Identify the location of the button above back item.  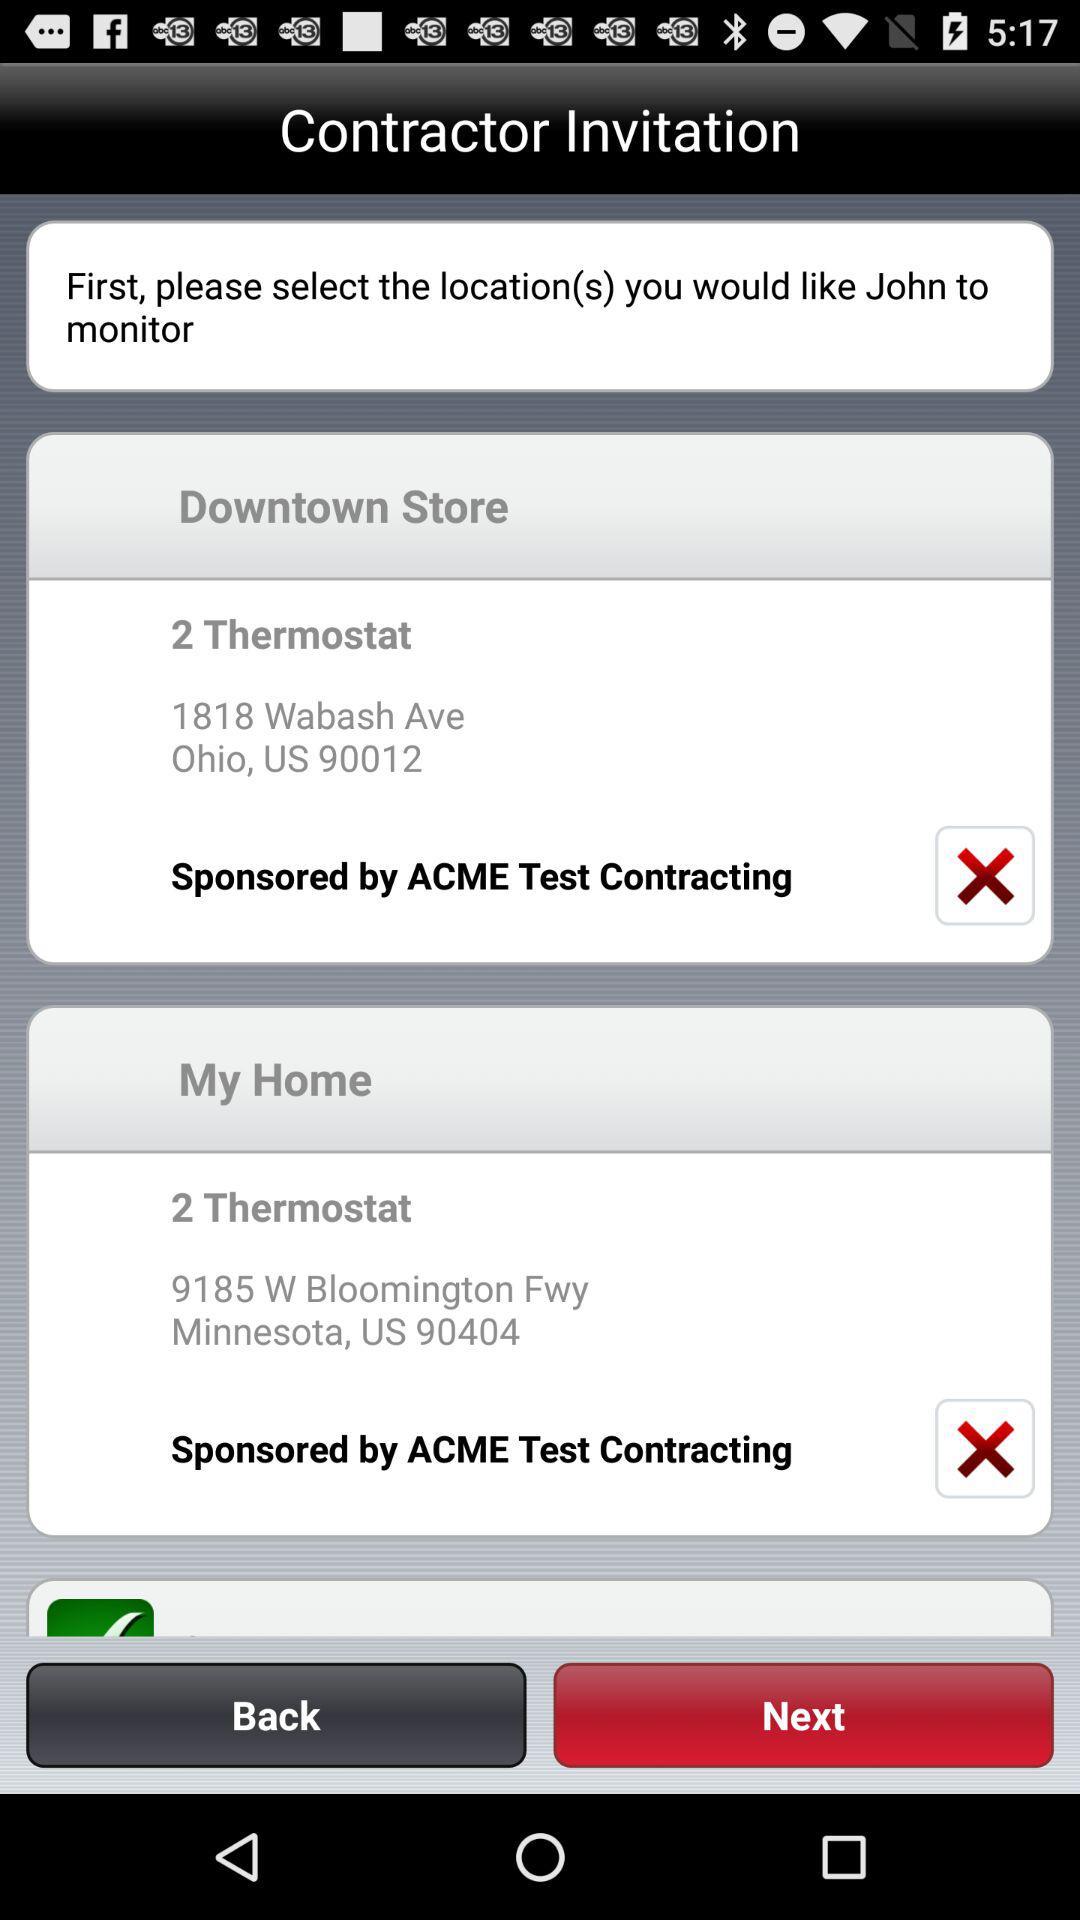
(112, 1617).